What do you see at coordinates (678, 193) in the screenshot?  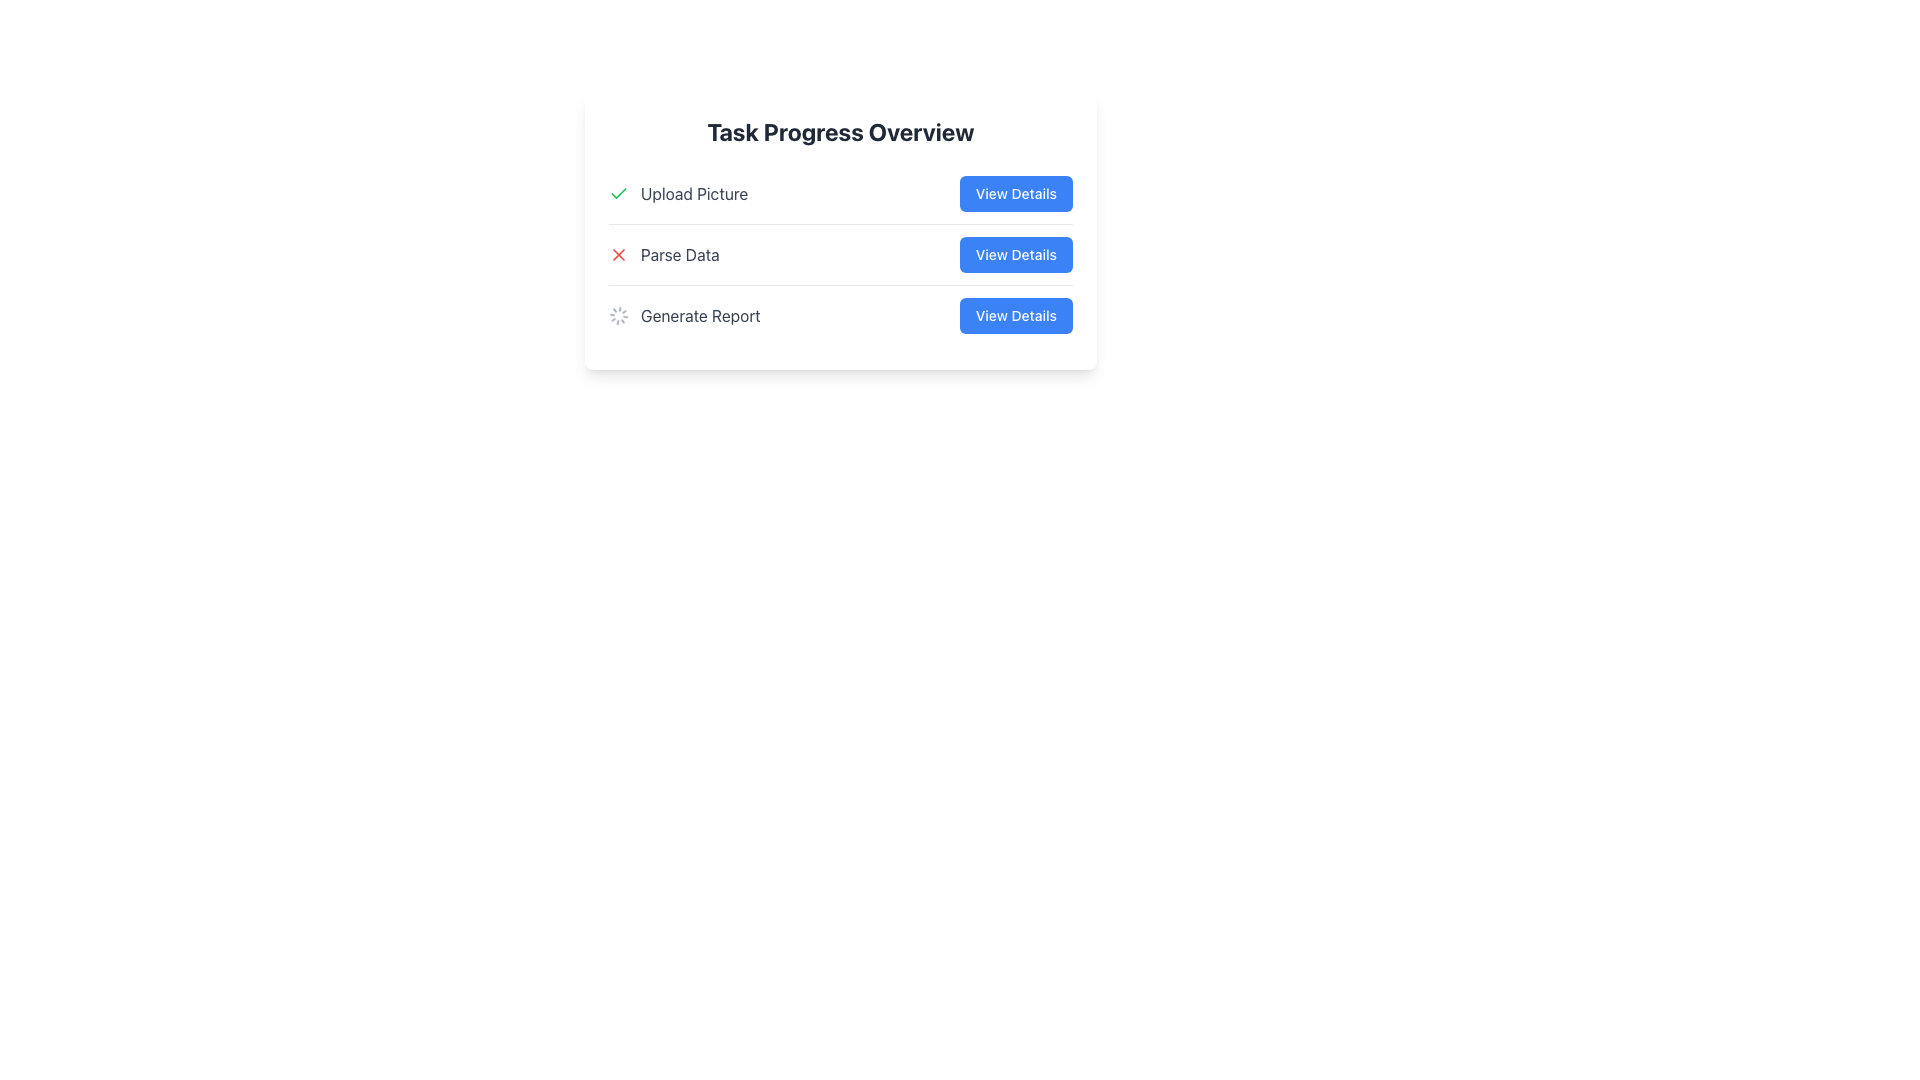 I see `the 'Upload Picture' checklist icon with a green checkmark and gray text, located under the 'Task Progress Overview' section at the top left of the task list` at bounding box center [678, 193].